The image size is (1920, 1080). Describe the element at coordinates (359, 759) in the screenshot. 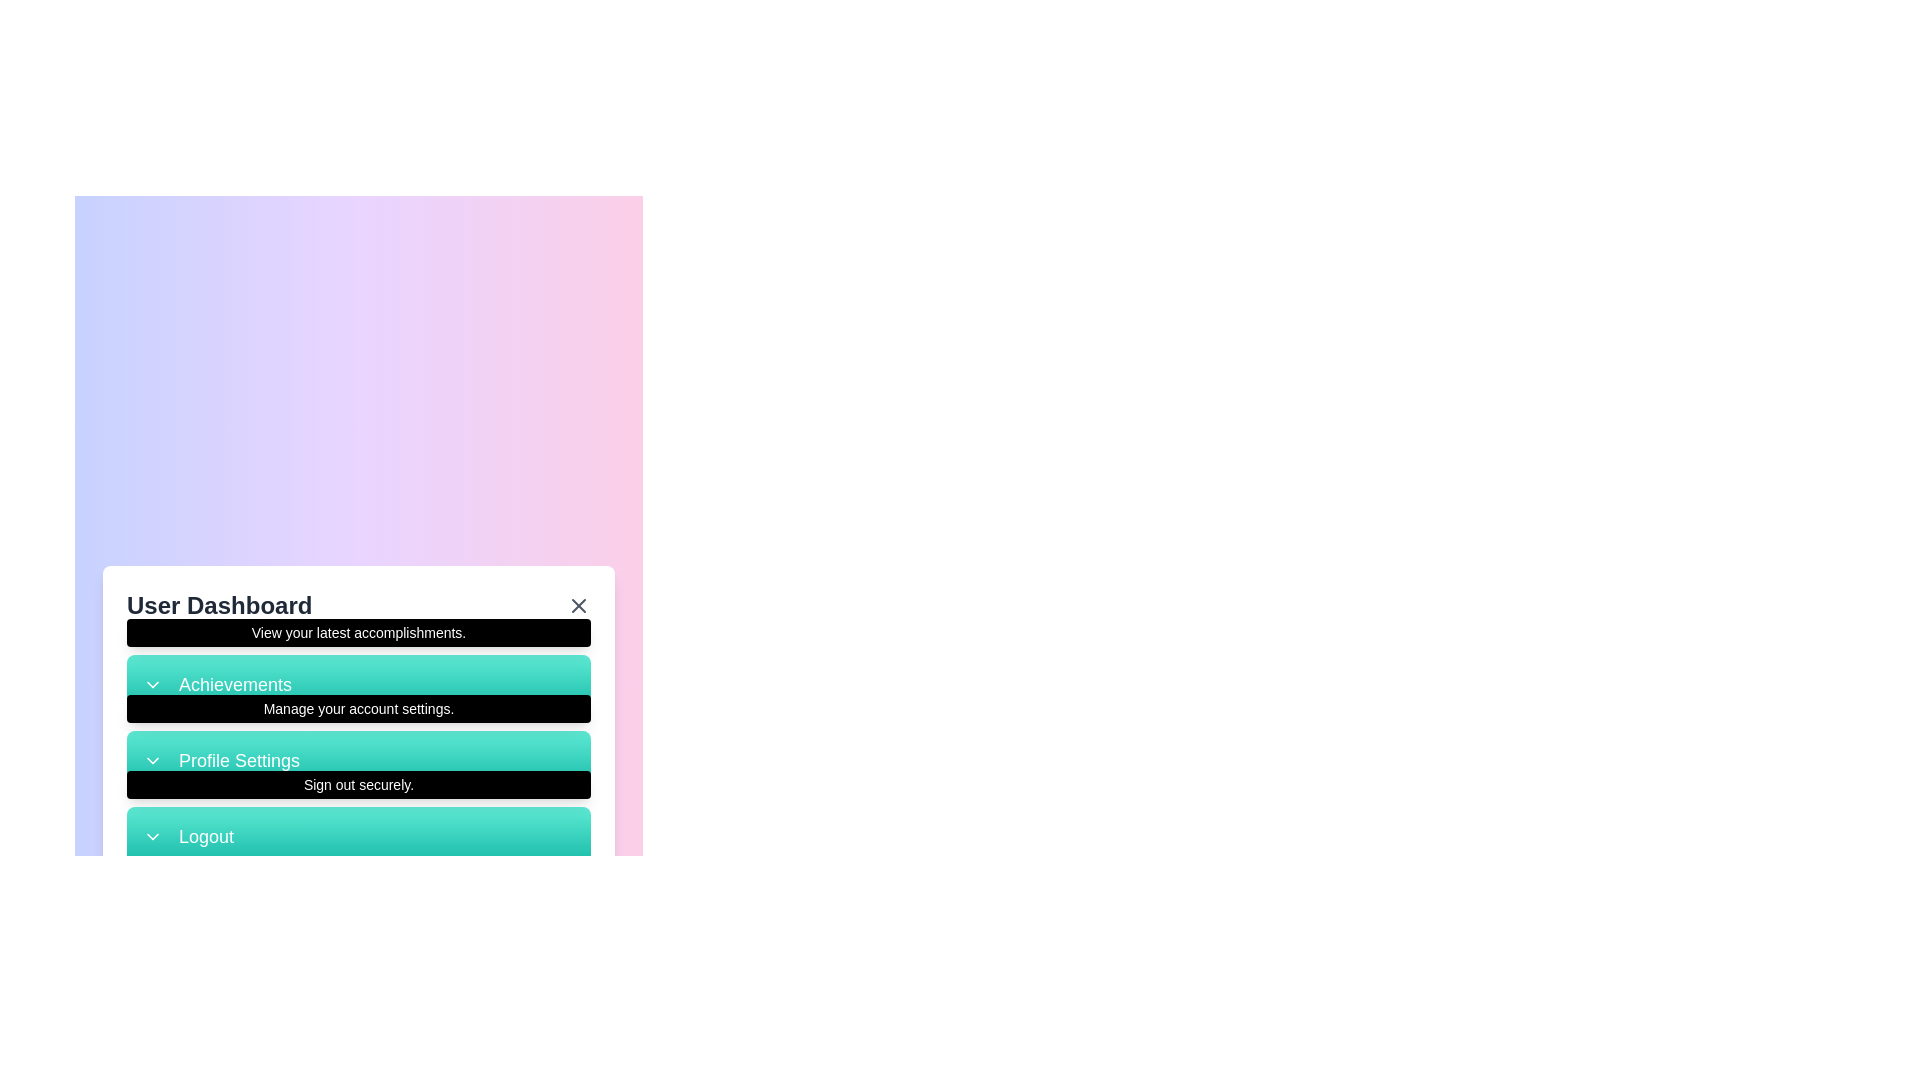

I see `the 'Profile Settings' Collapsible Section Header` at that location.